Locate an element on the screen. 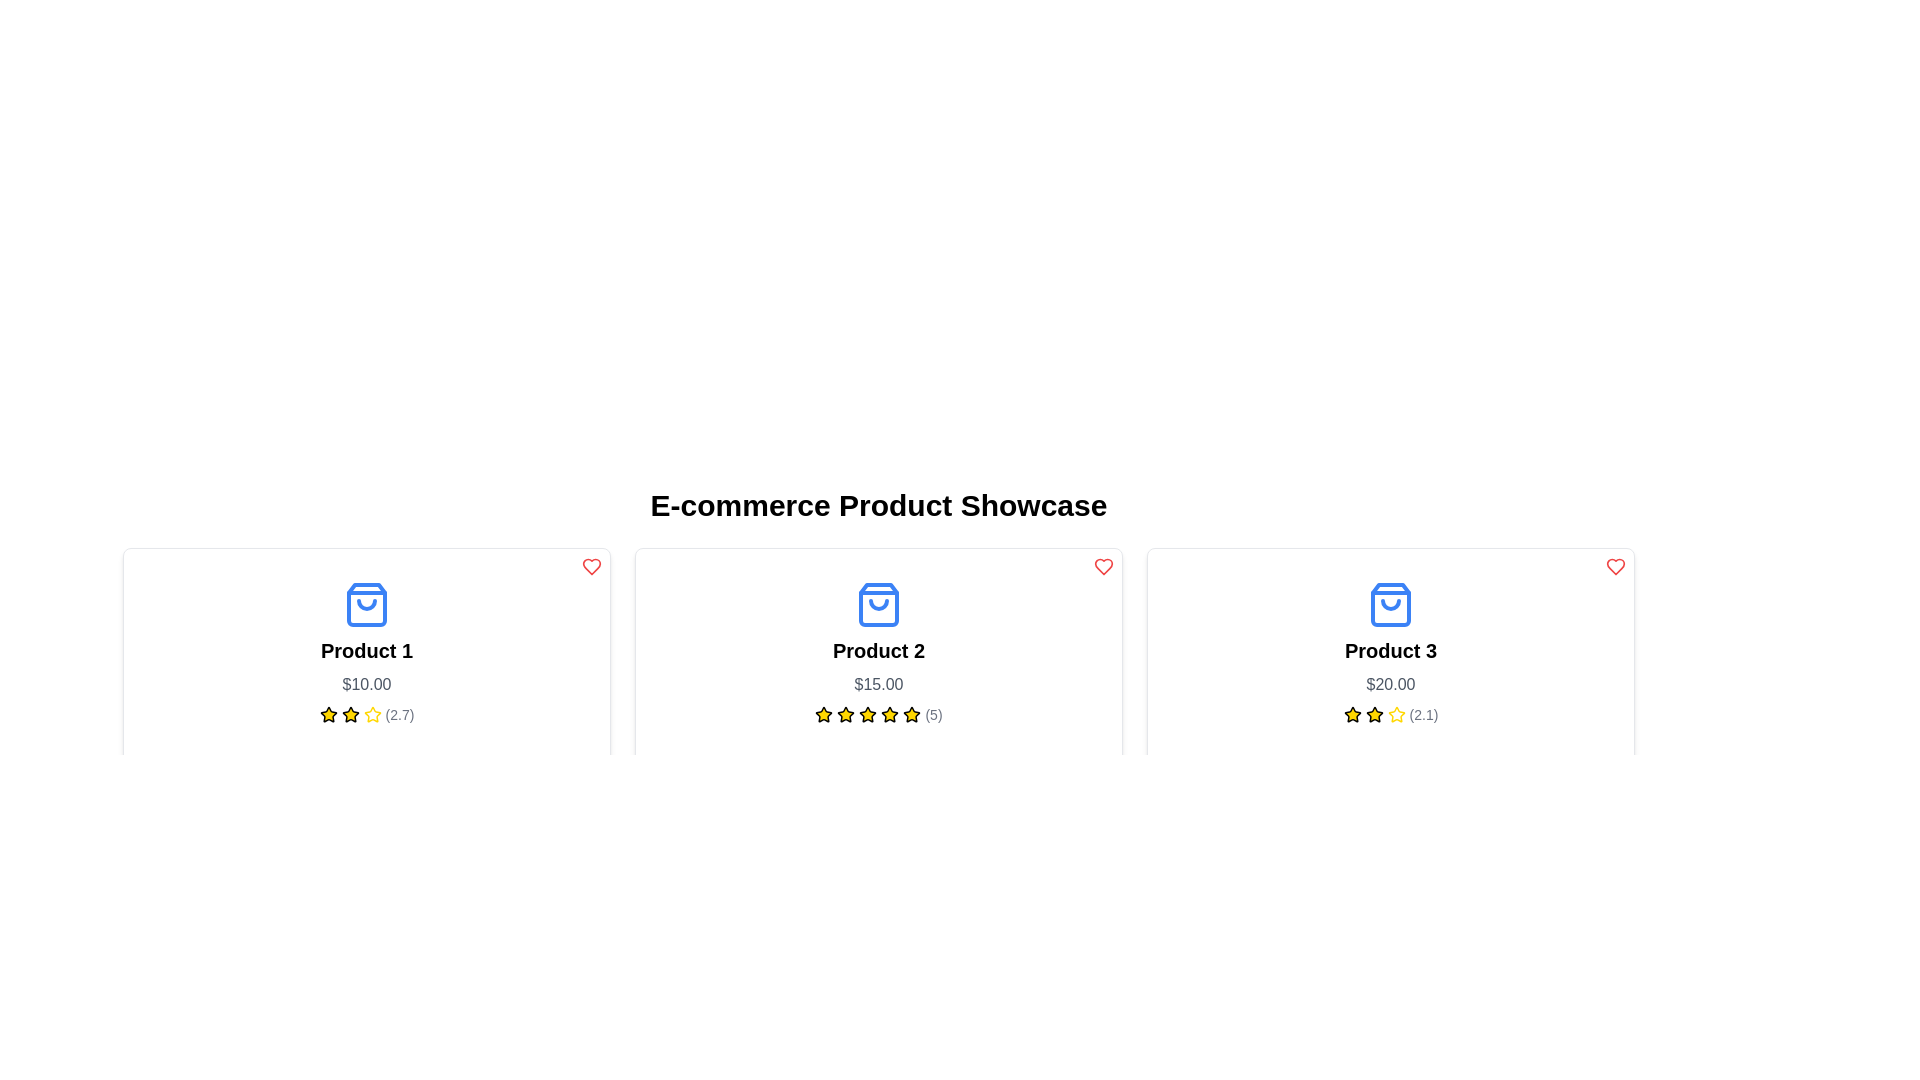 The width and height of the screenshot is (1920, 1080). the Product display card featuring a blue shopping bag icon at the top, with the text 'Product 1' in bold, price '$10.00' in gray, and a rating indicator showing two fully filled stars, one partially filled star, and the text '(2.7)' underneath is located at coordinates (366, 652).